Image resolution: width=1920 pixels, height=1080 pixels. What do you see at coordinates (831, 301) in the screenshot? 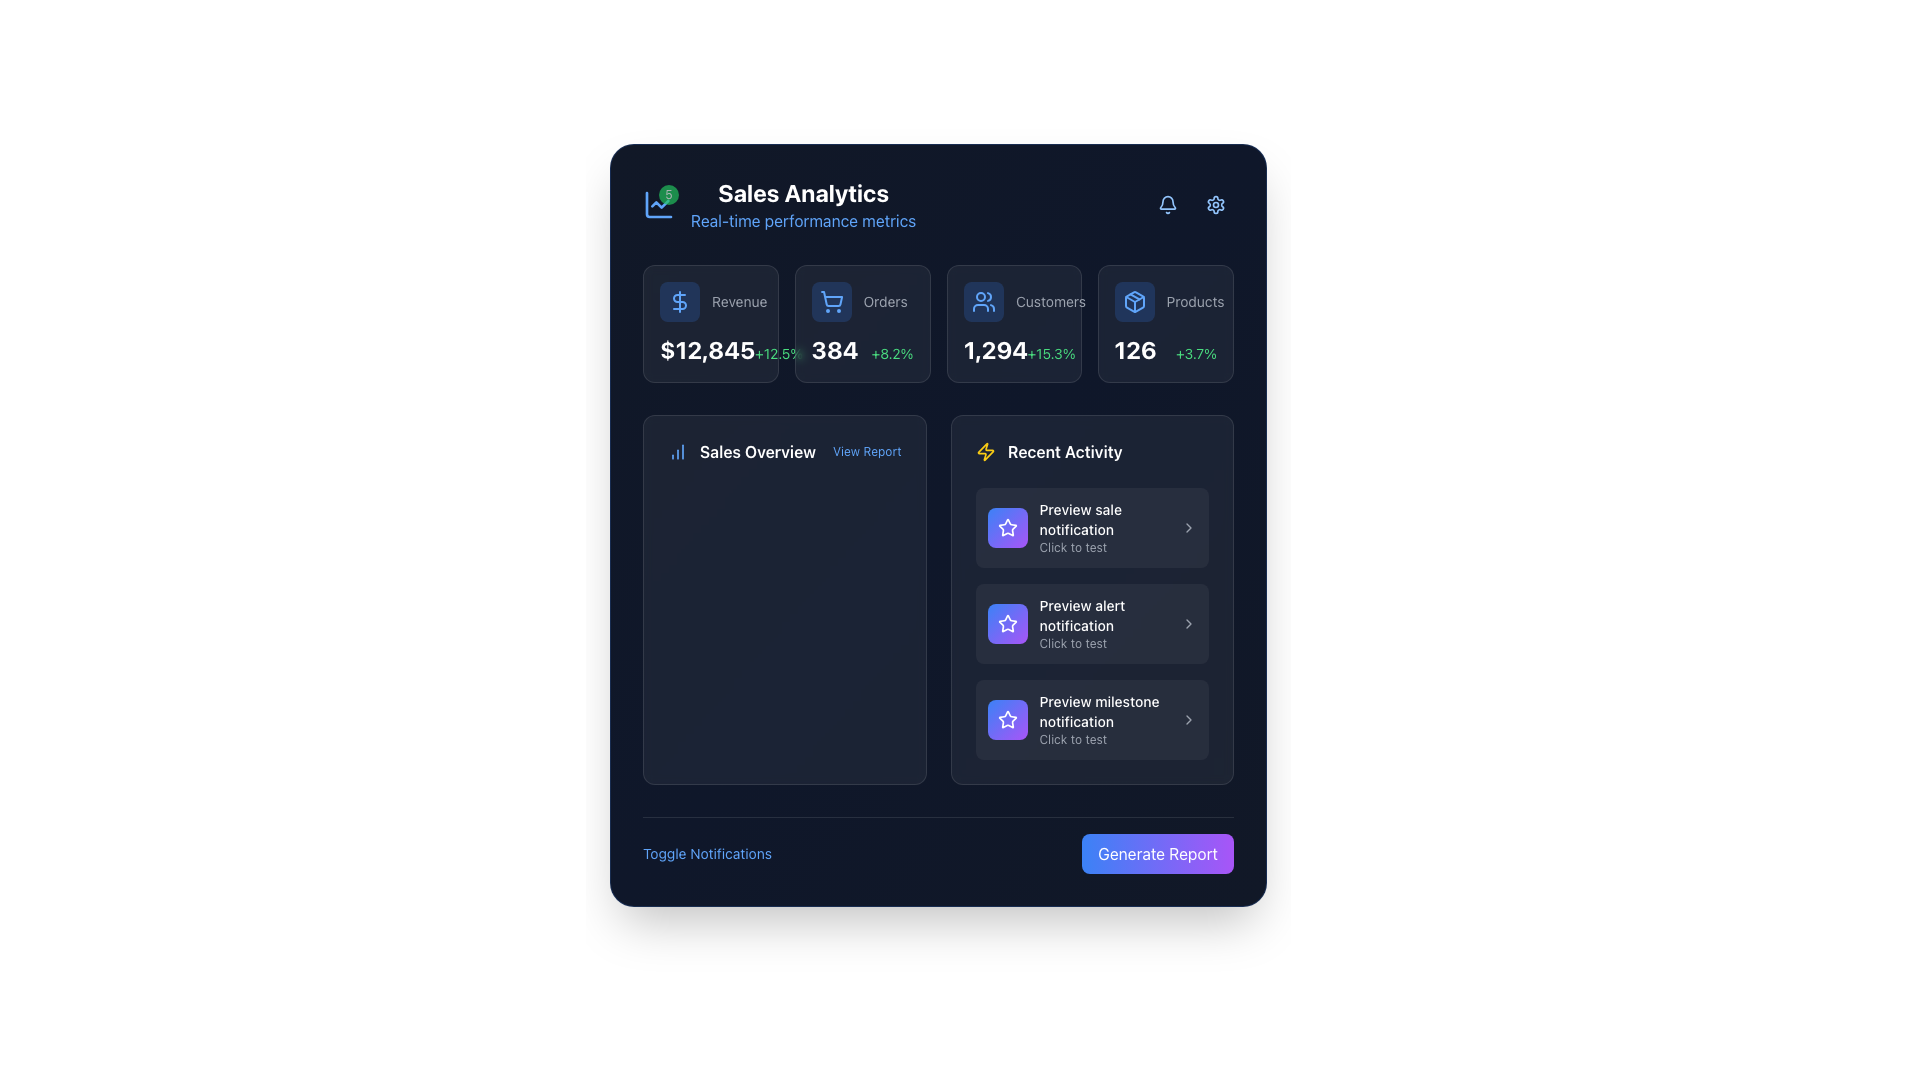
I see `the 'Orders' icon located above the number '384' in the analytics dashboard, which signifies the 'Orders' category` at bounding box center [831, 301].